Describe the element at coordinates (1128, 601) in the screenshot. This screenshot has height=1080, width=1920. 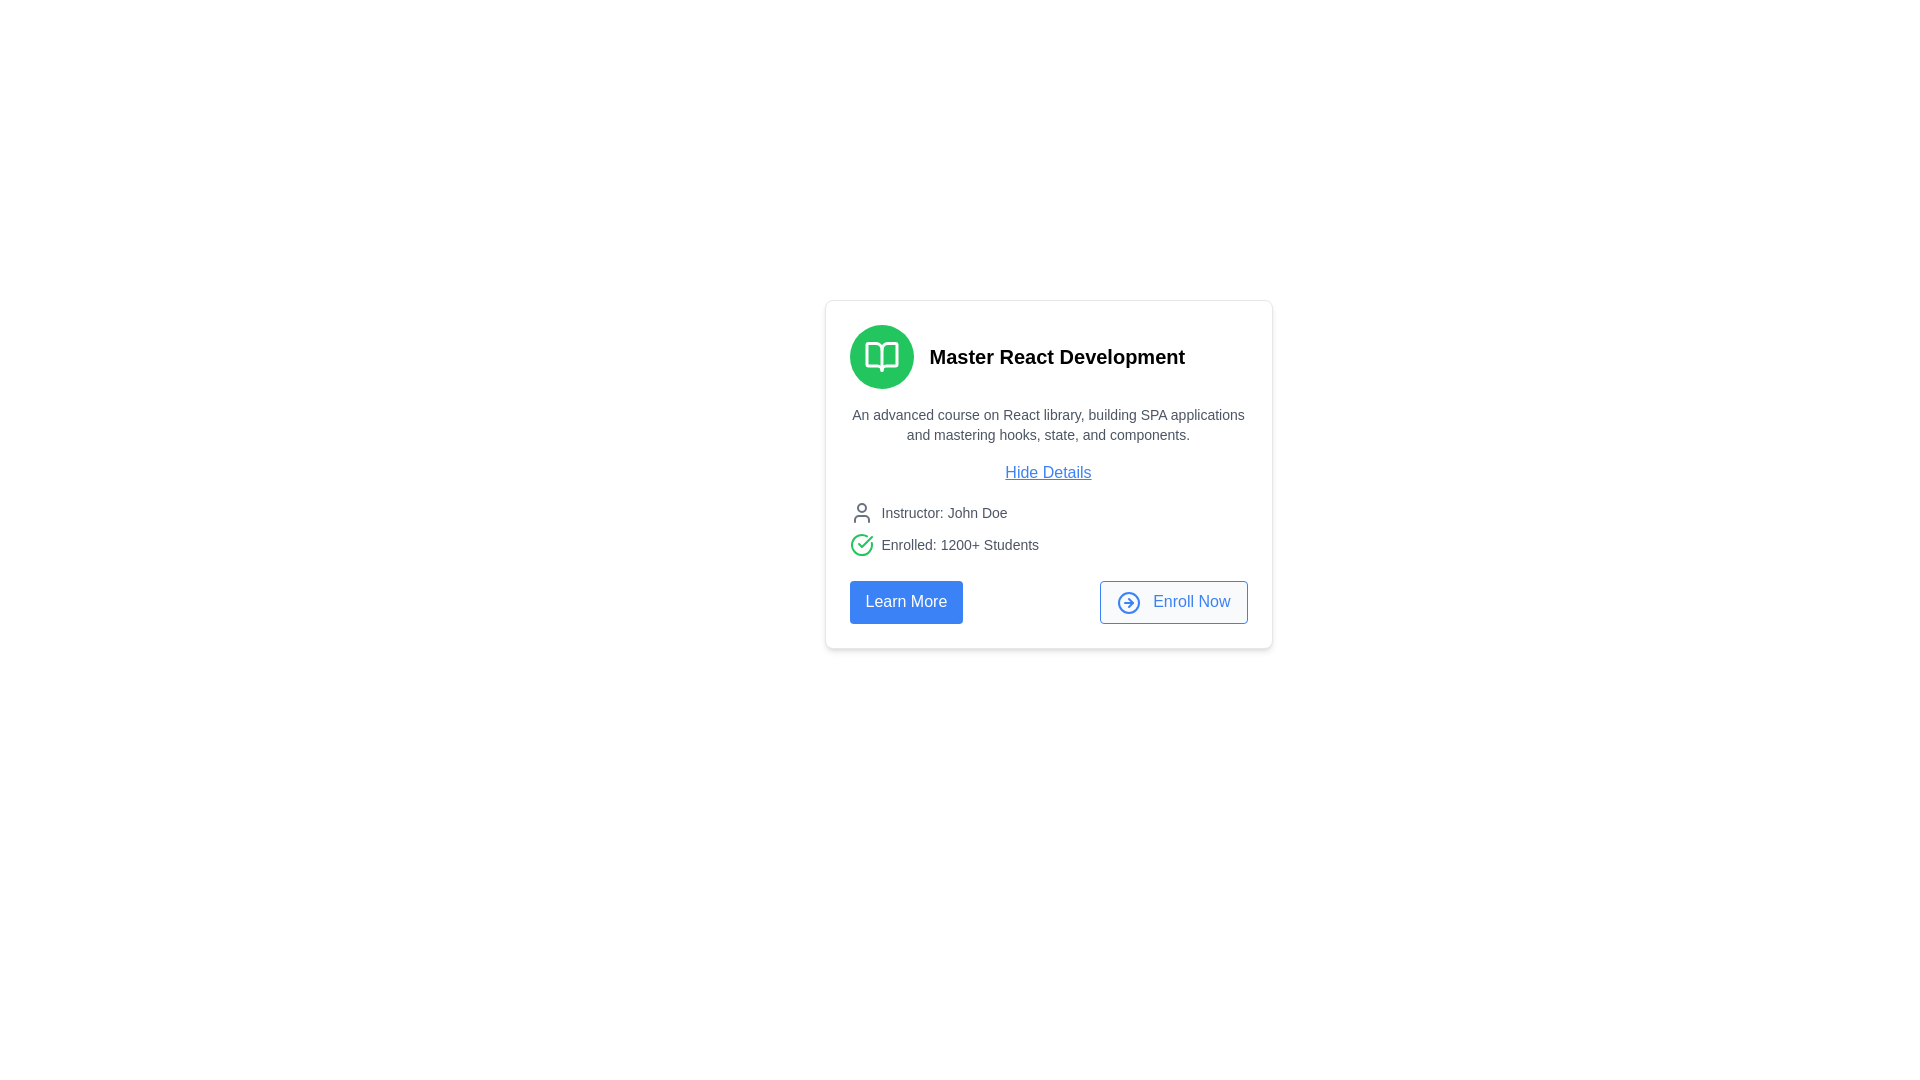
I see `the SVG graphic icon resembling a circular arrow pointing right, which is located to the immediate left of the 'Enroll Now' button text at the bottom-right of the card layout` at that location.